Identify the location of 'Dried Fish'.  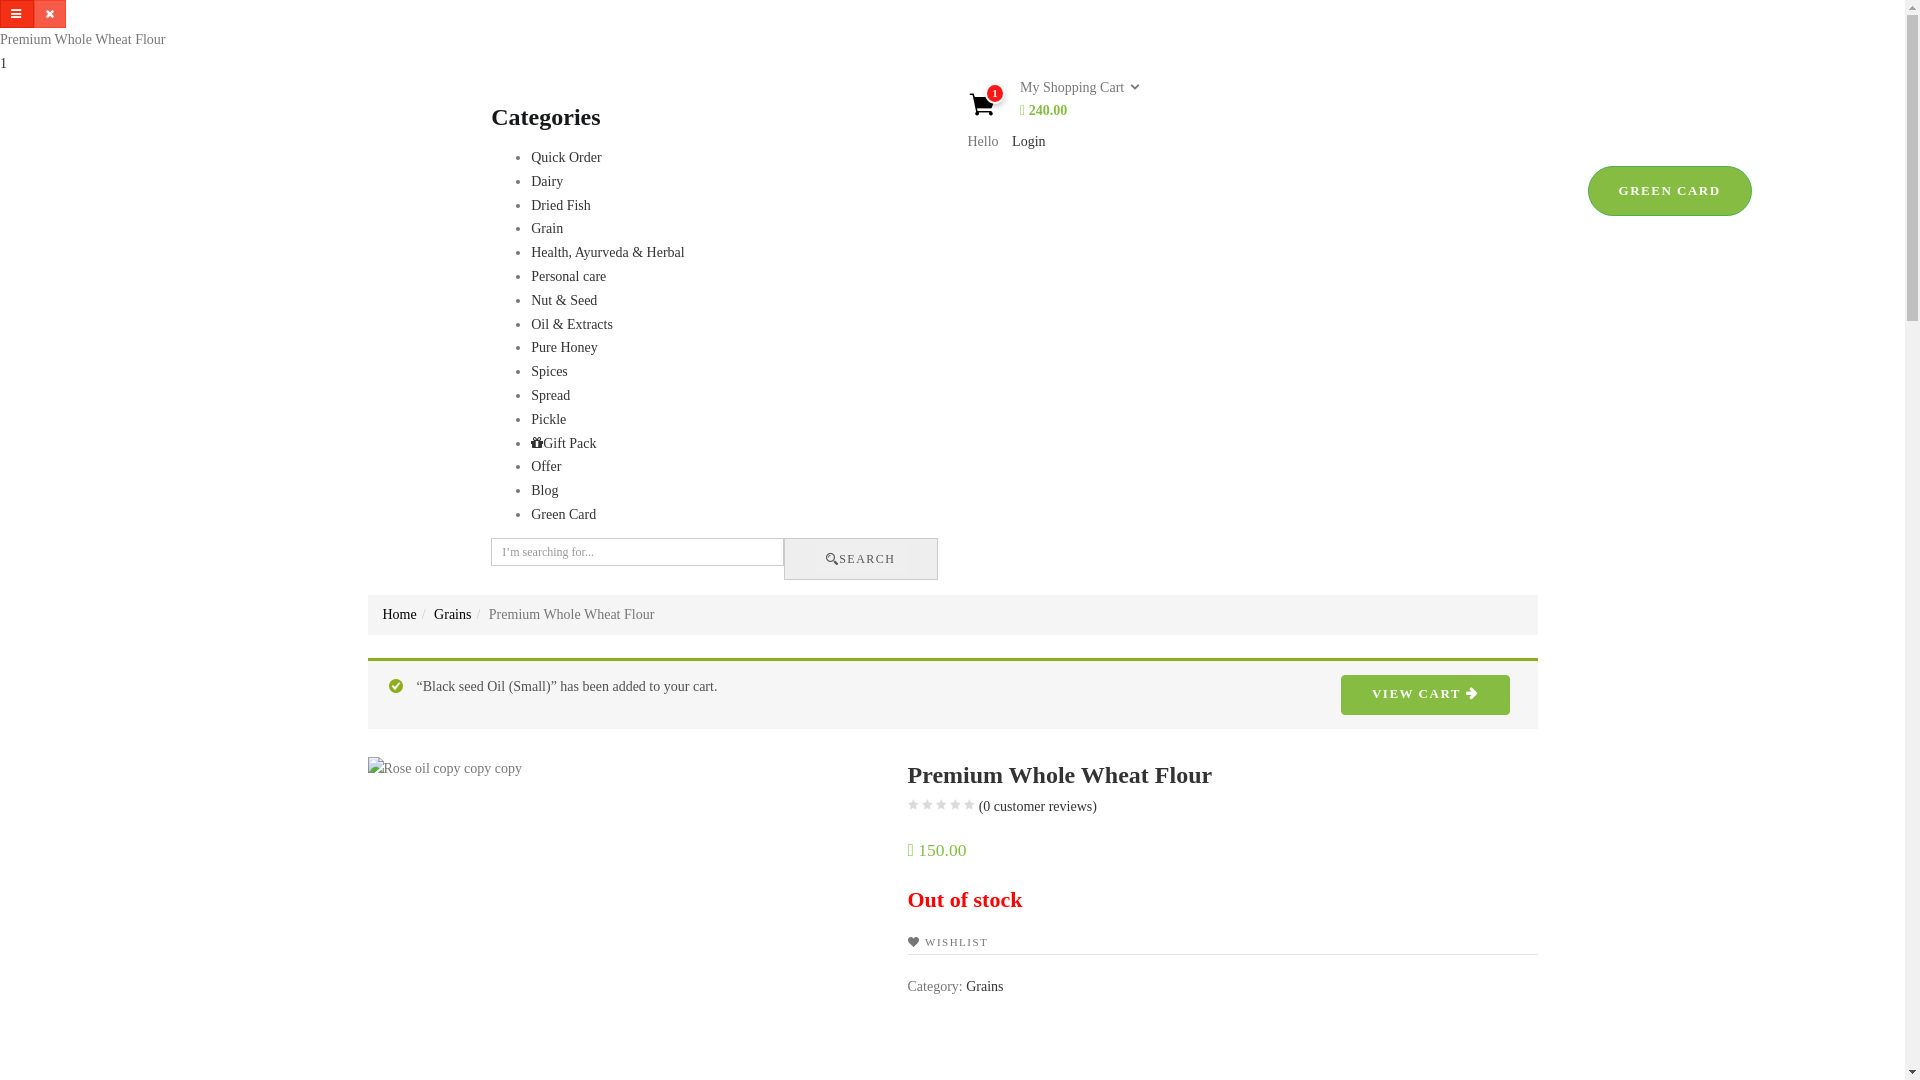
(560, 205).